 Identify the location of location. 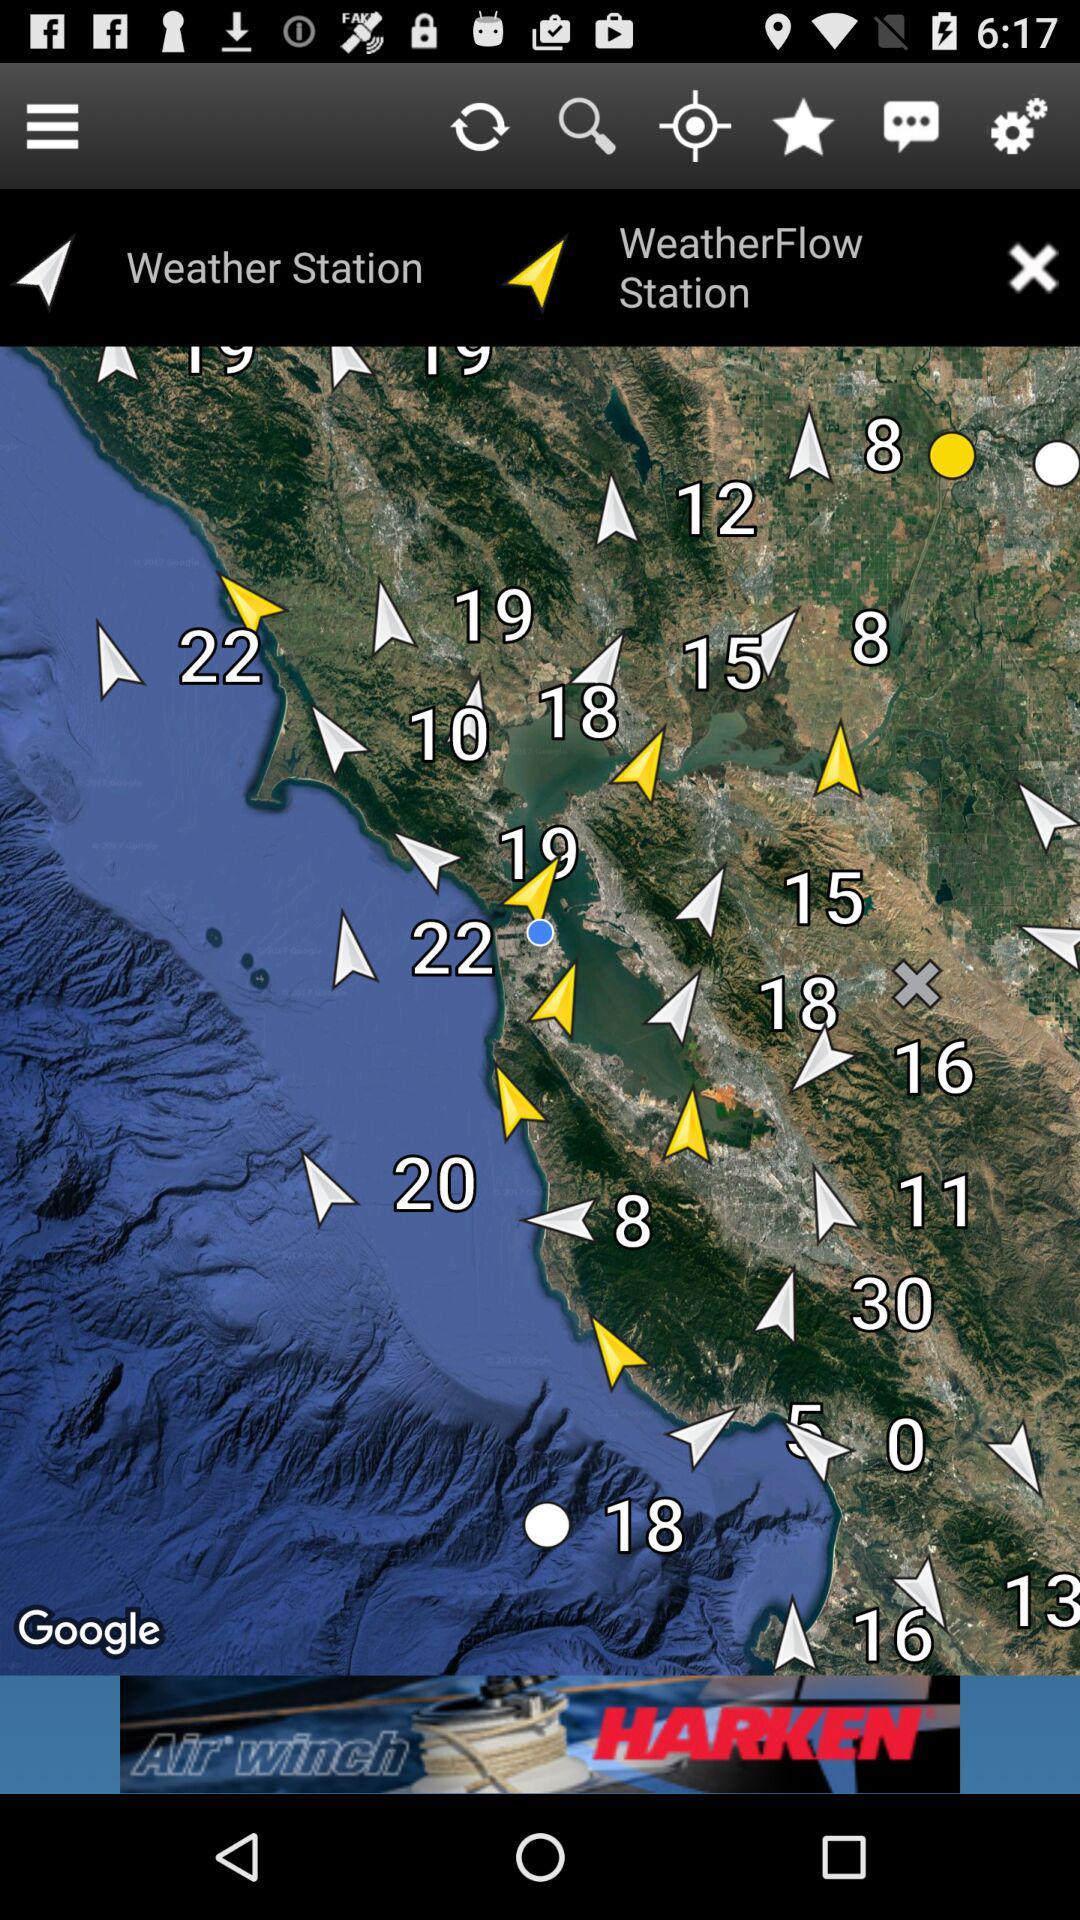
(694, 124).